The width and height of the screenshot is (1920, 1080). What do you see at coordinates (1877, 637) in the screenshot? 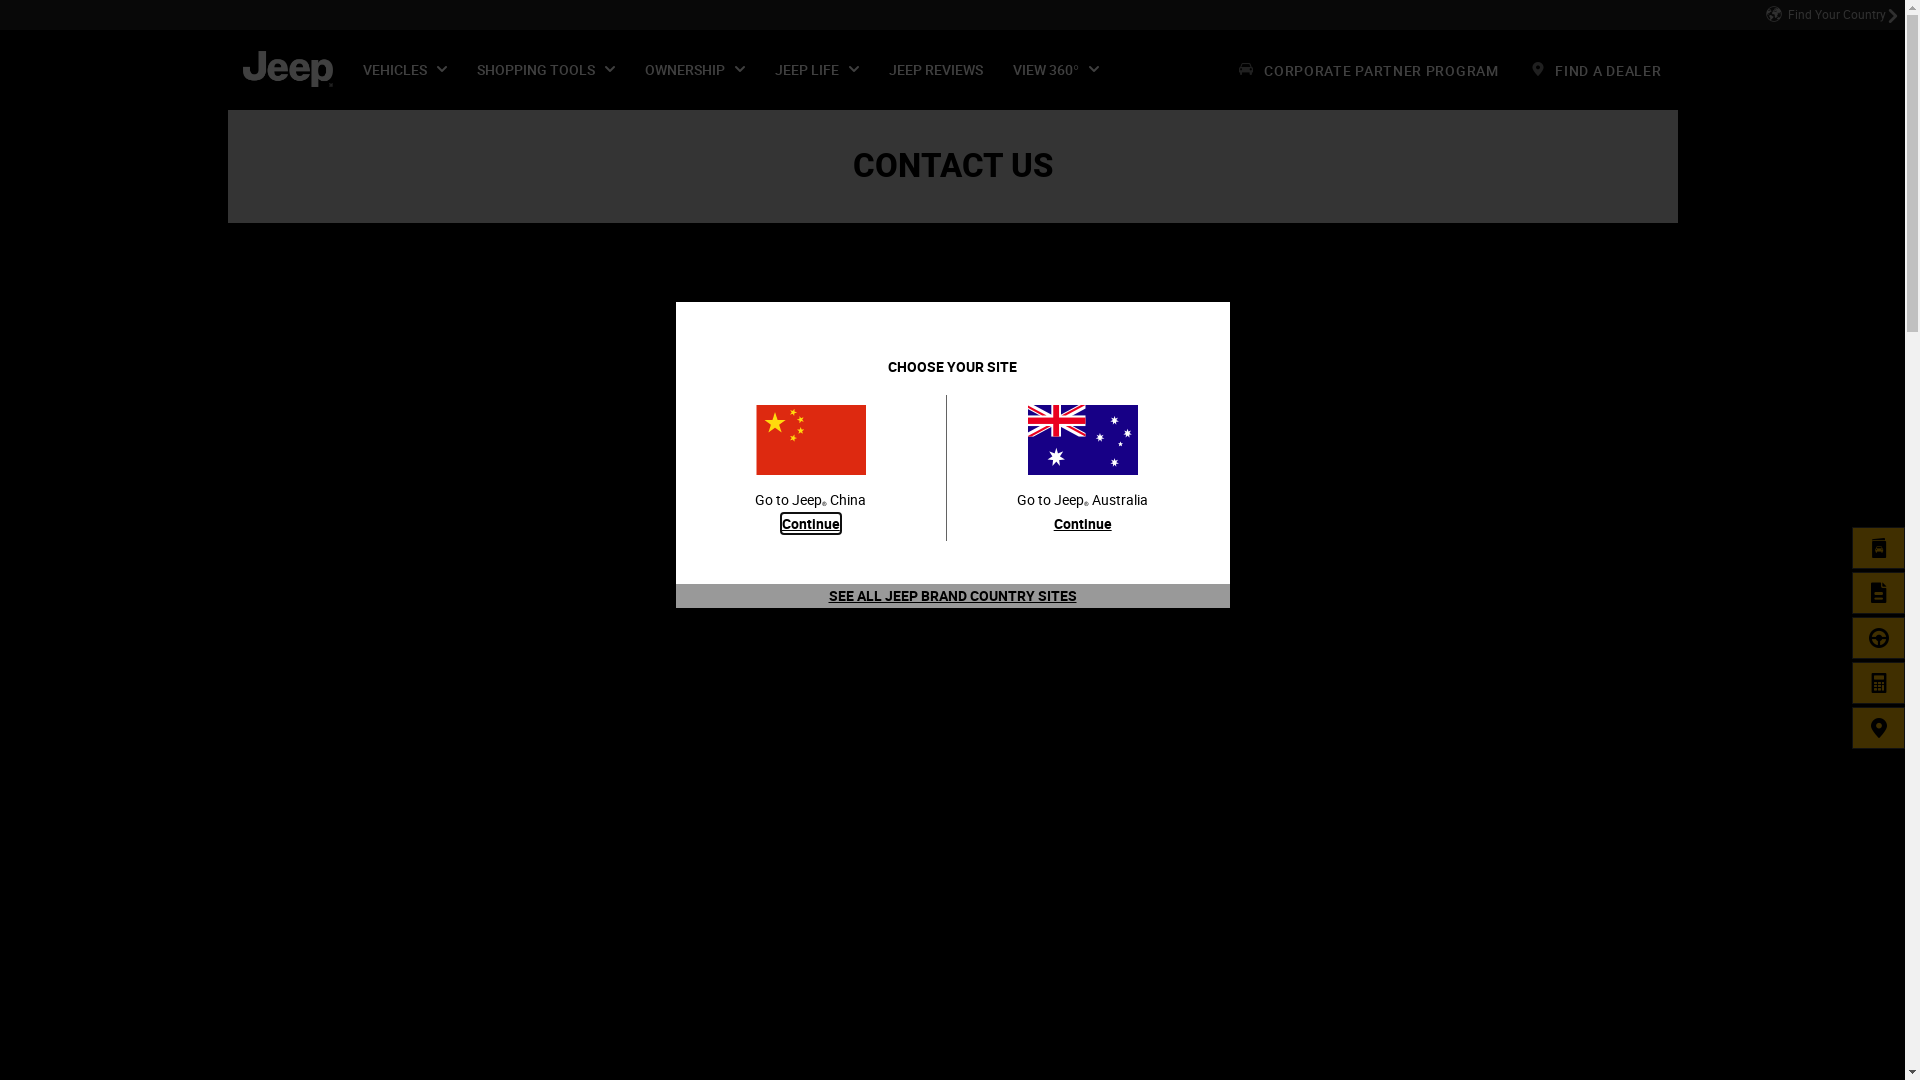
I see `'TEST DRIVE'` at bounding box center [1877, 637].